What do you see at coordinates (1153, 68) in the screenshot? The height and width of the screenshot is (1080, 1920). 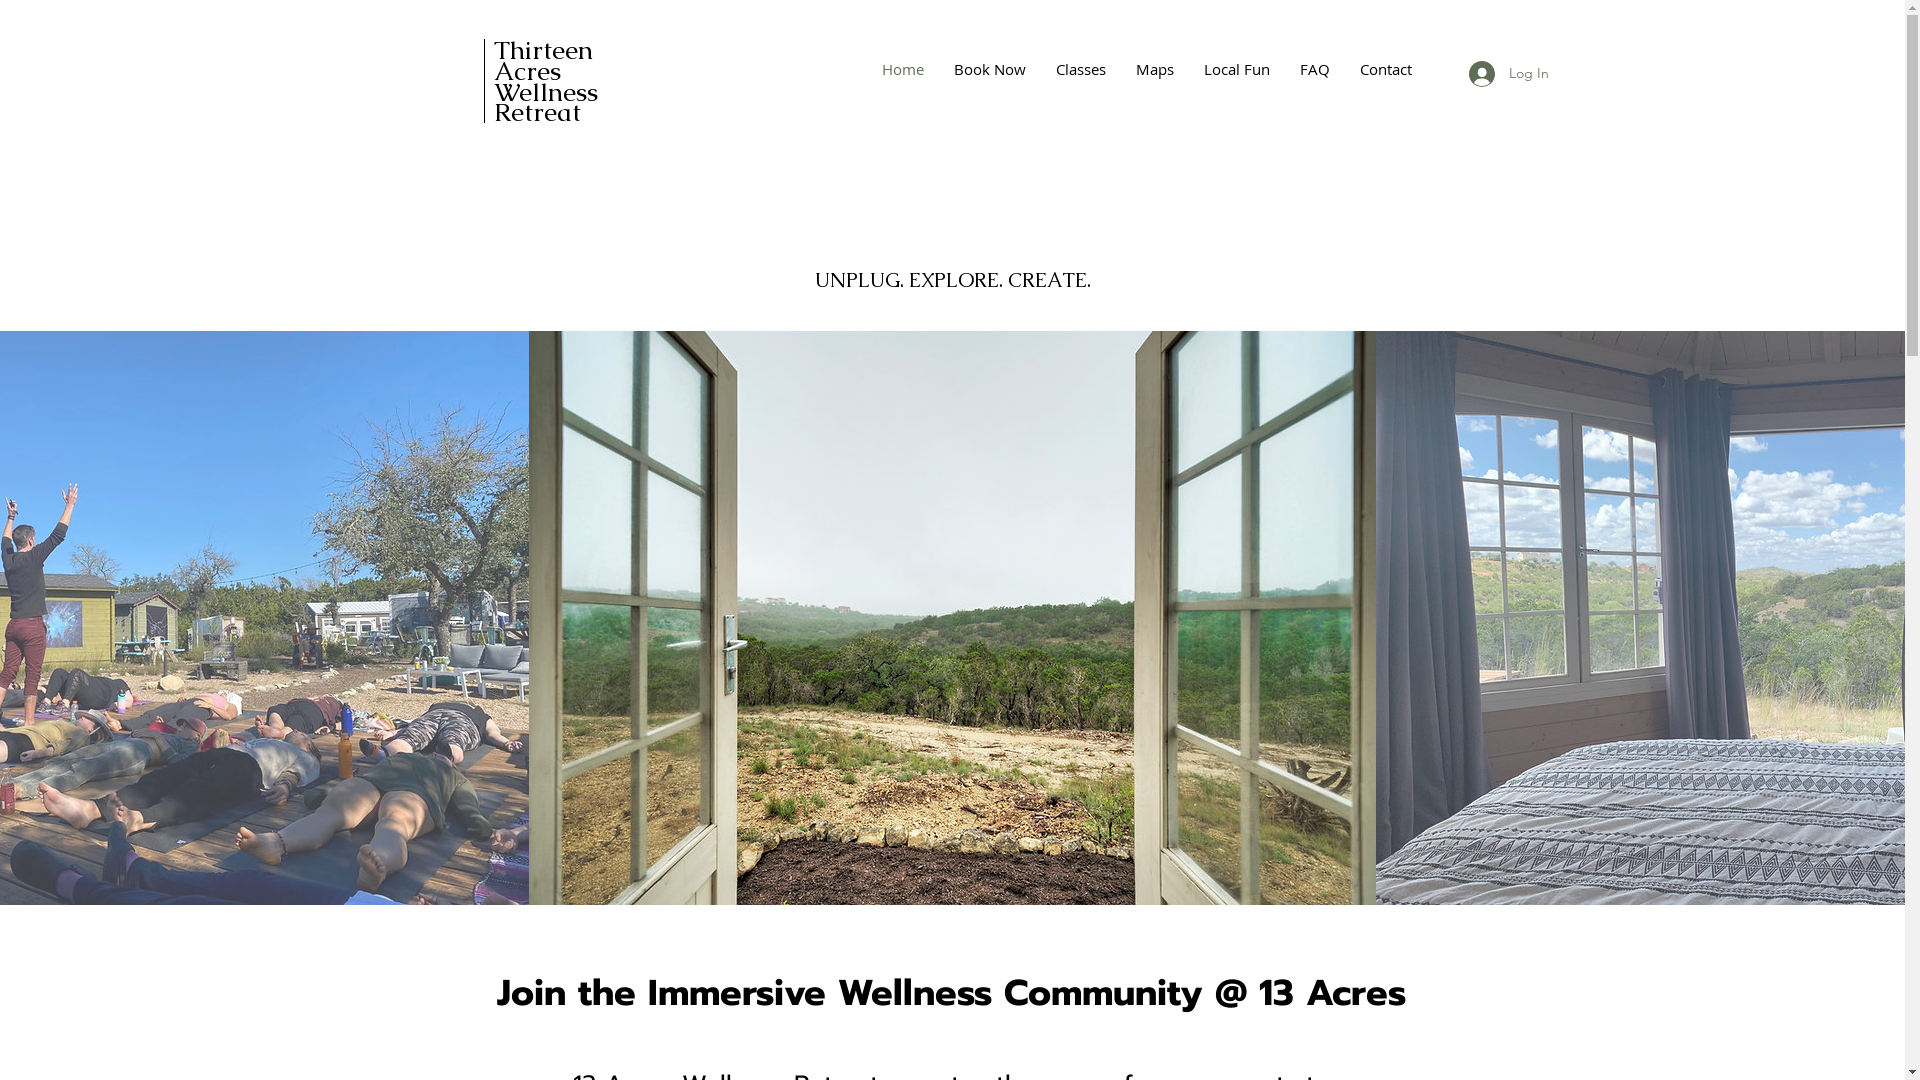 I see `'Maps'` at bounding box center [1153, 68].